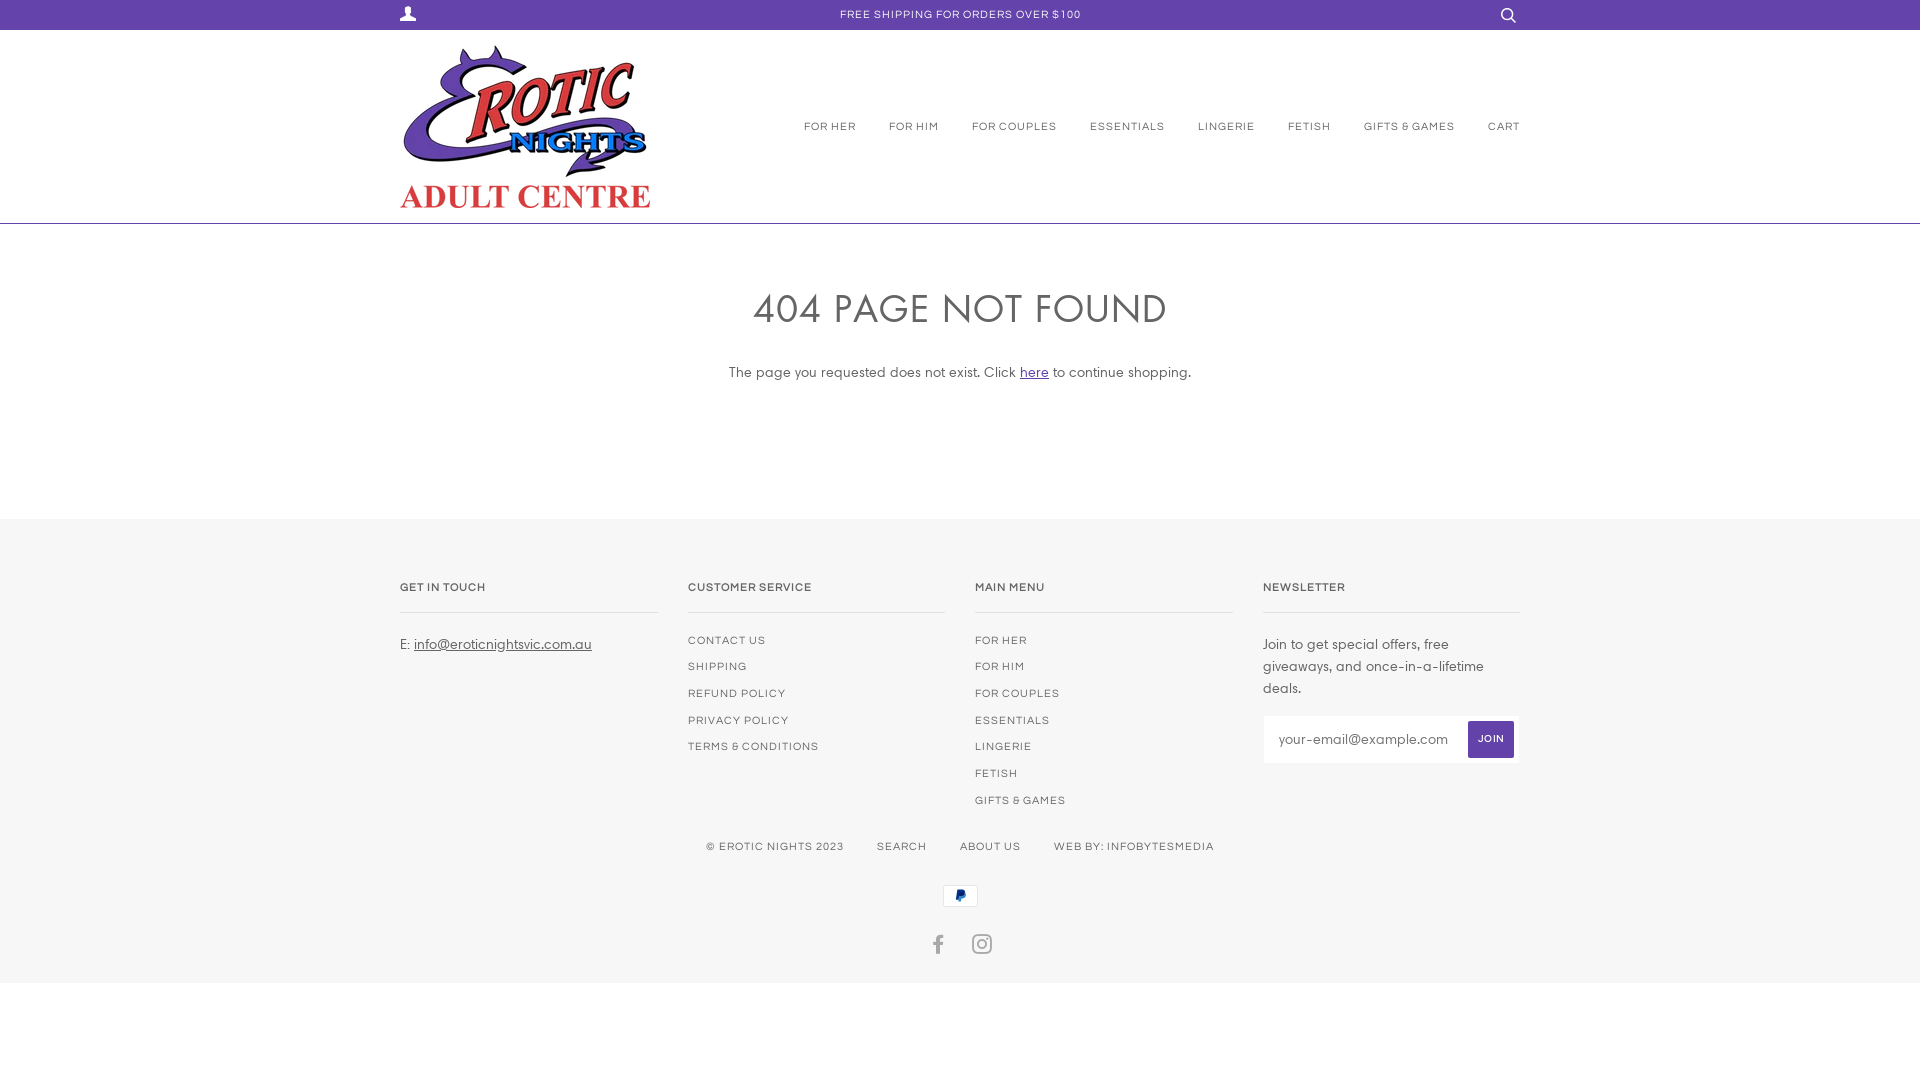  I want to click on 'FOR HER', so click(825, 127).